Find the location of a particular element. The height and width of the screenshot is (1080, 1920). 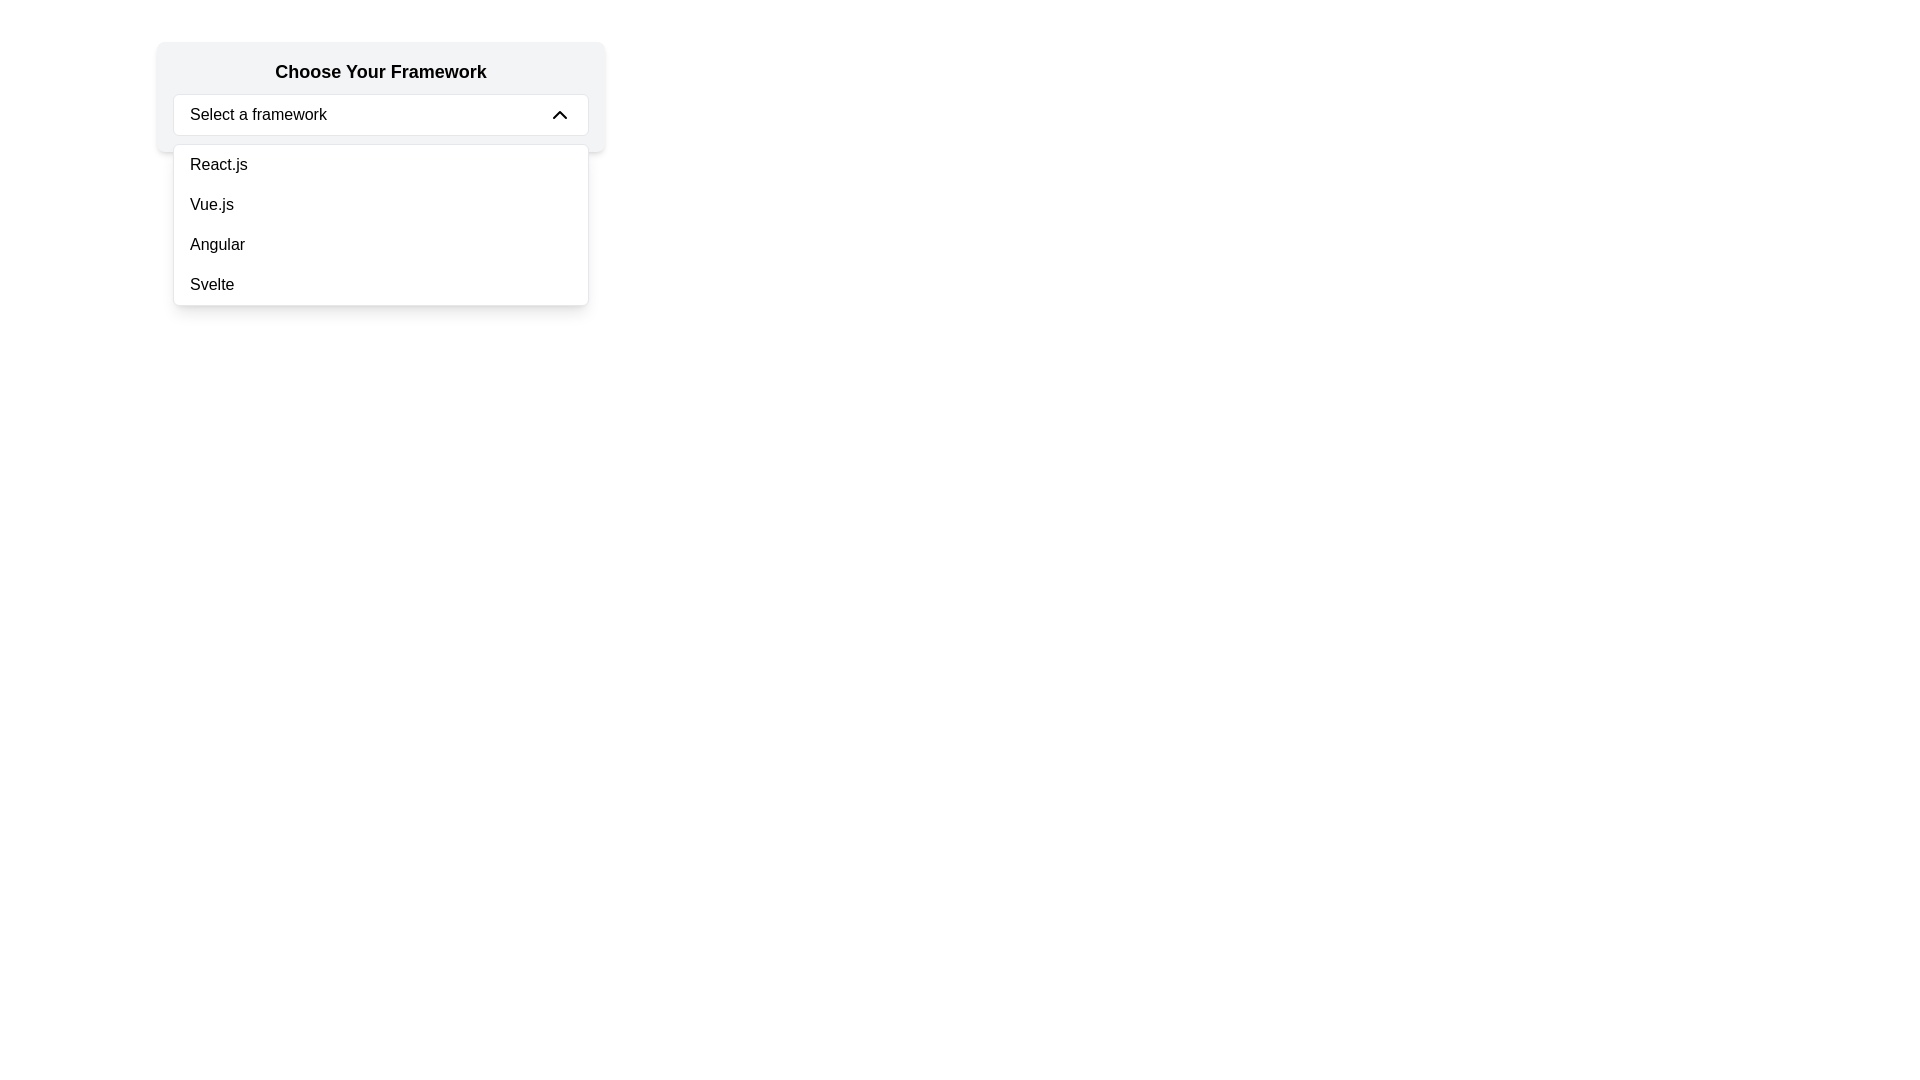

the dropdown menu item 'Vue.js' is located at coordinates (380, 224).